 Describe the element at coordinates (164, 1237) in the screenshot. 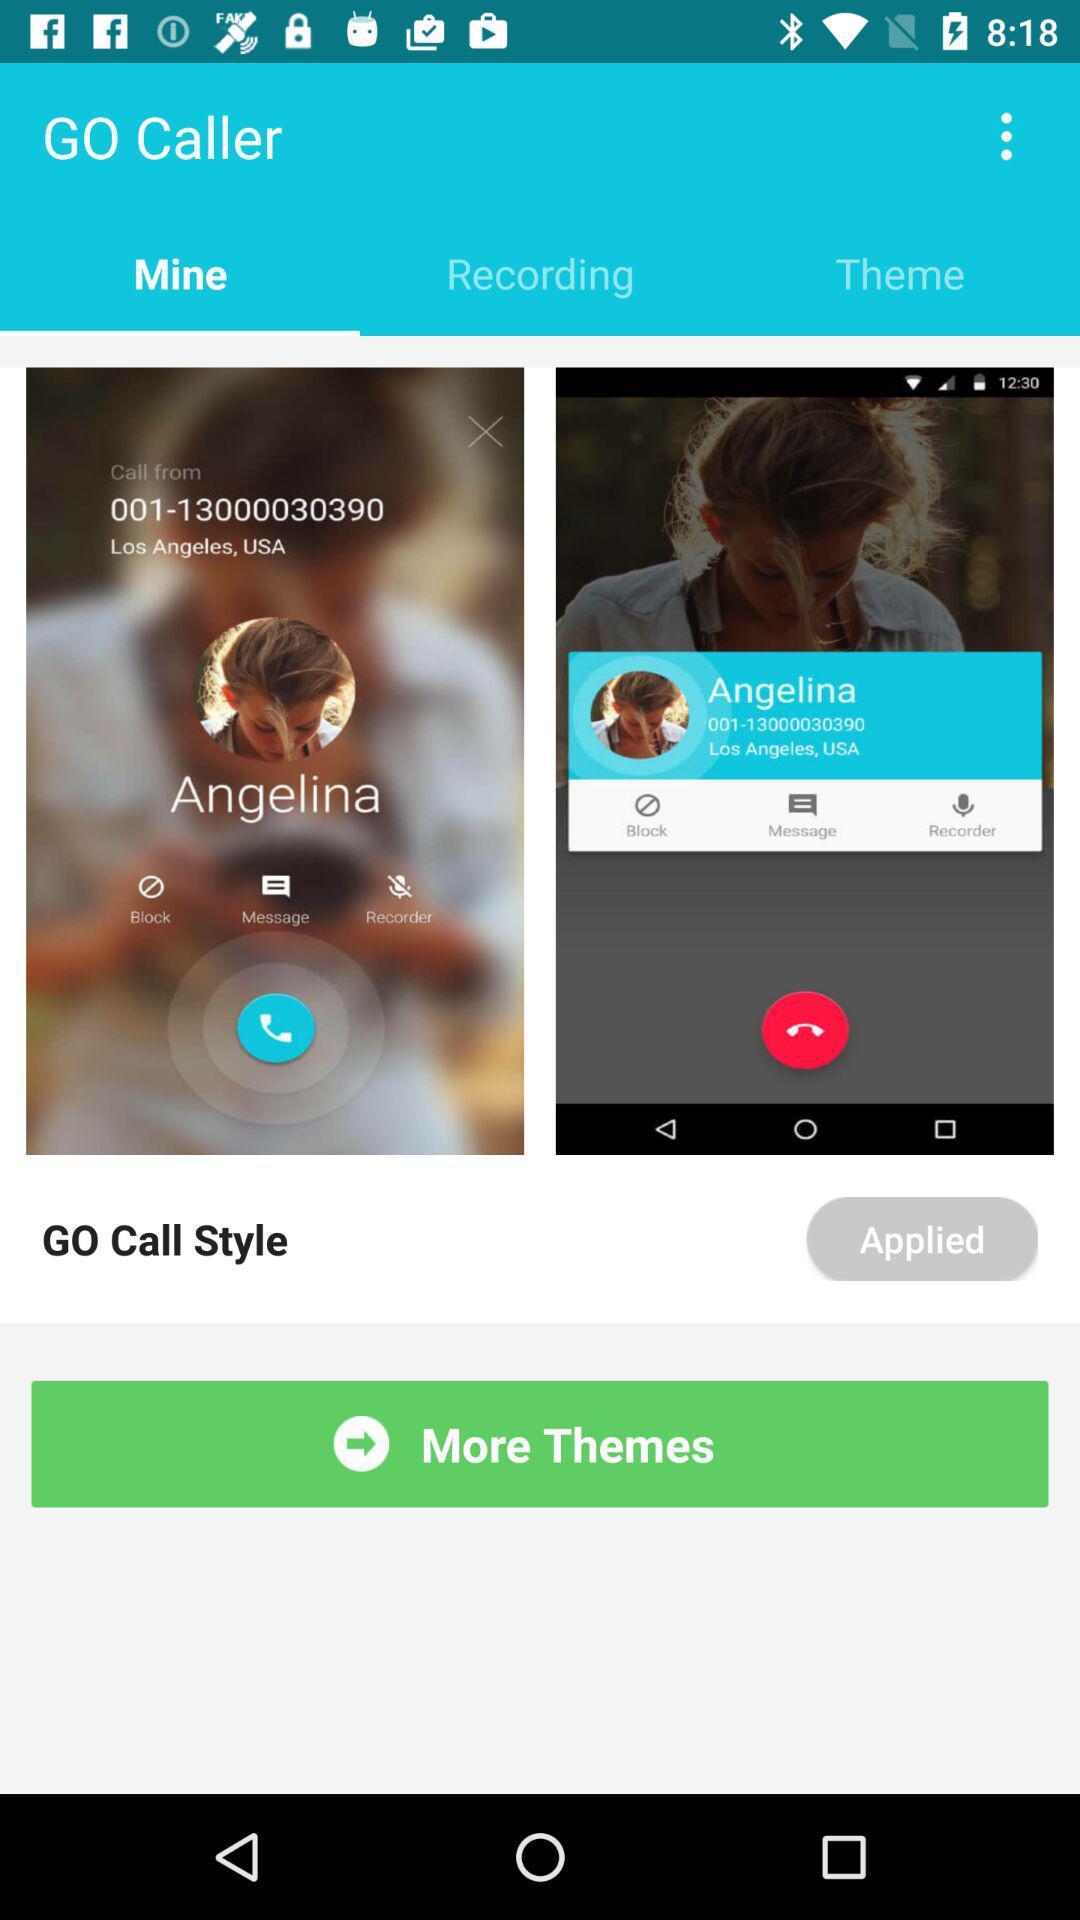

I see `go call style item` at that location.